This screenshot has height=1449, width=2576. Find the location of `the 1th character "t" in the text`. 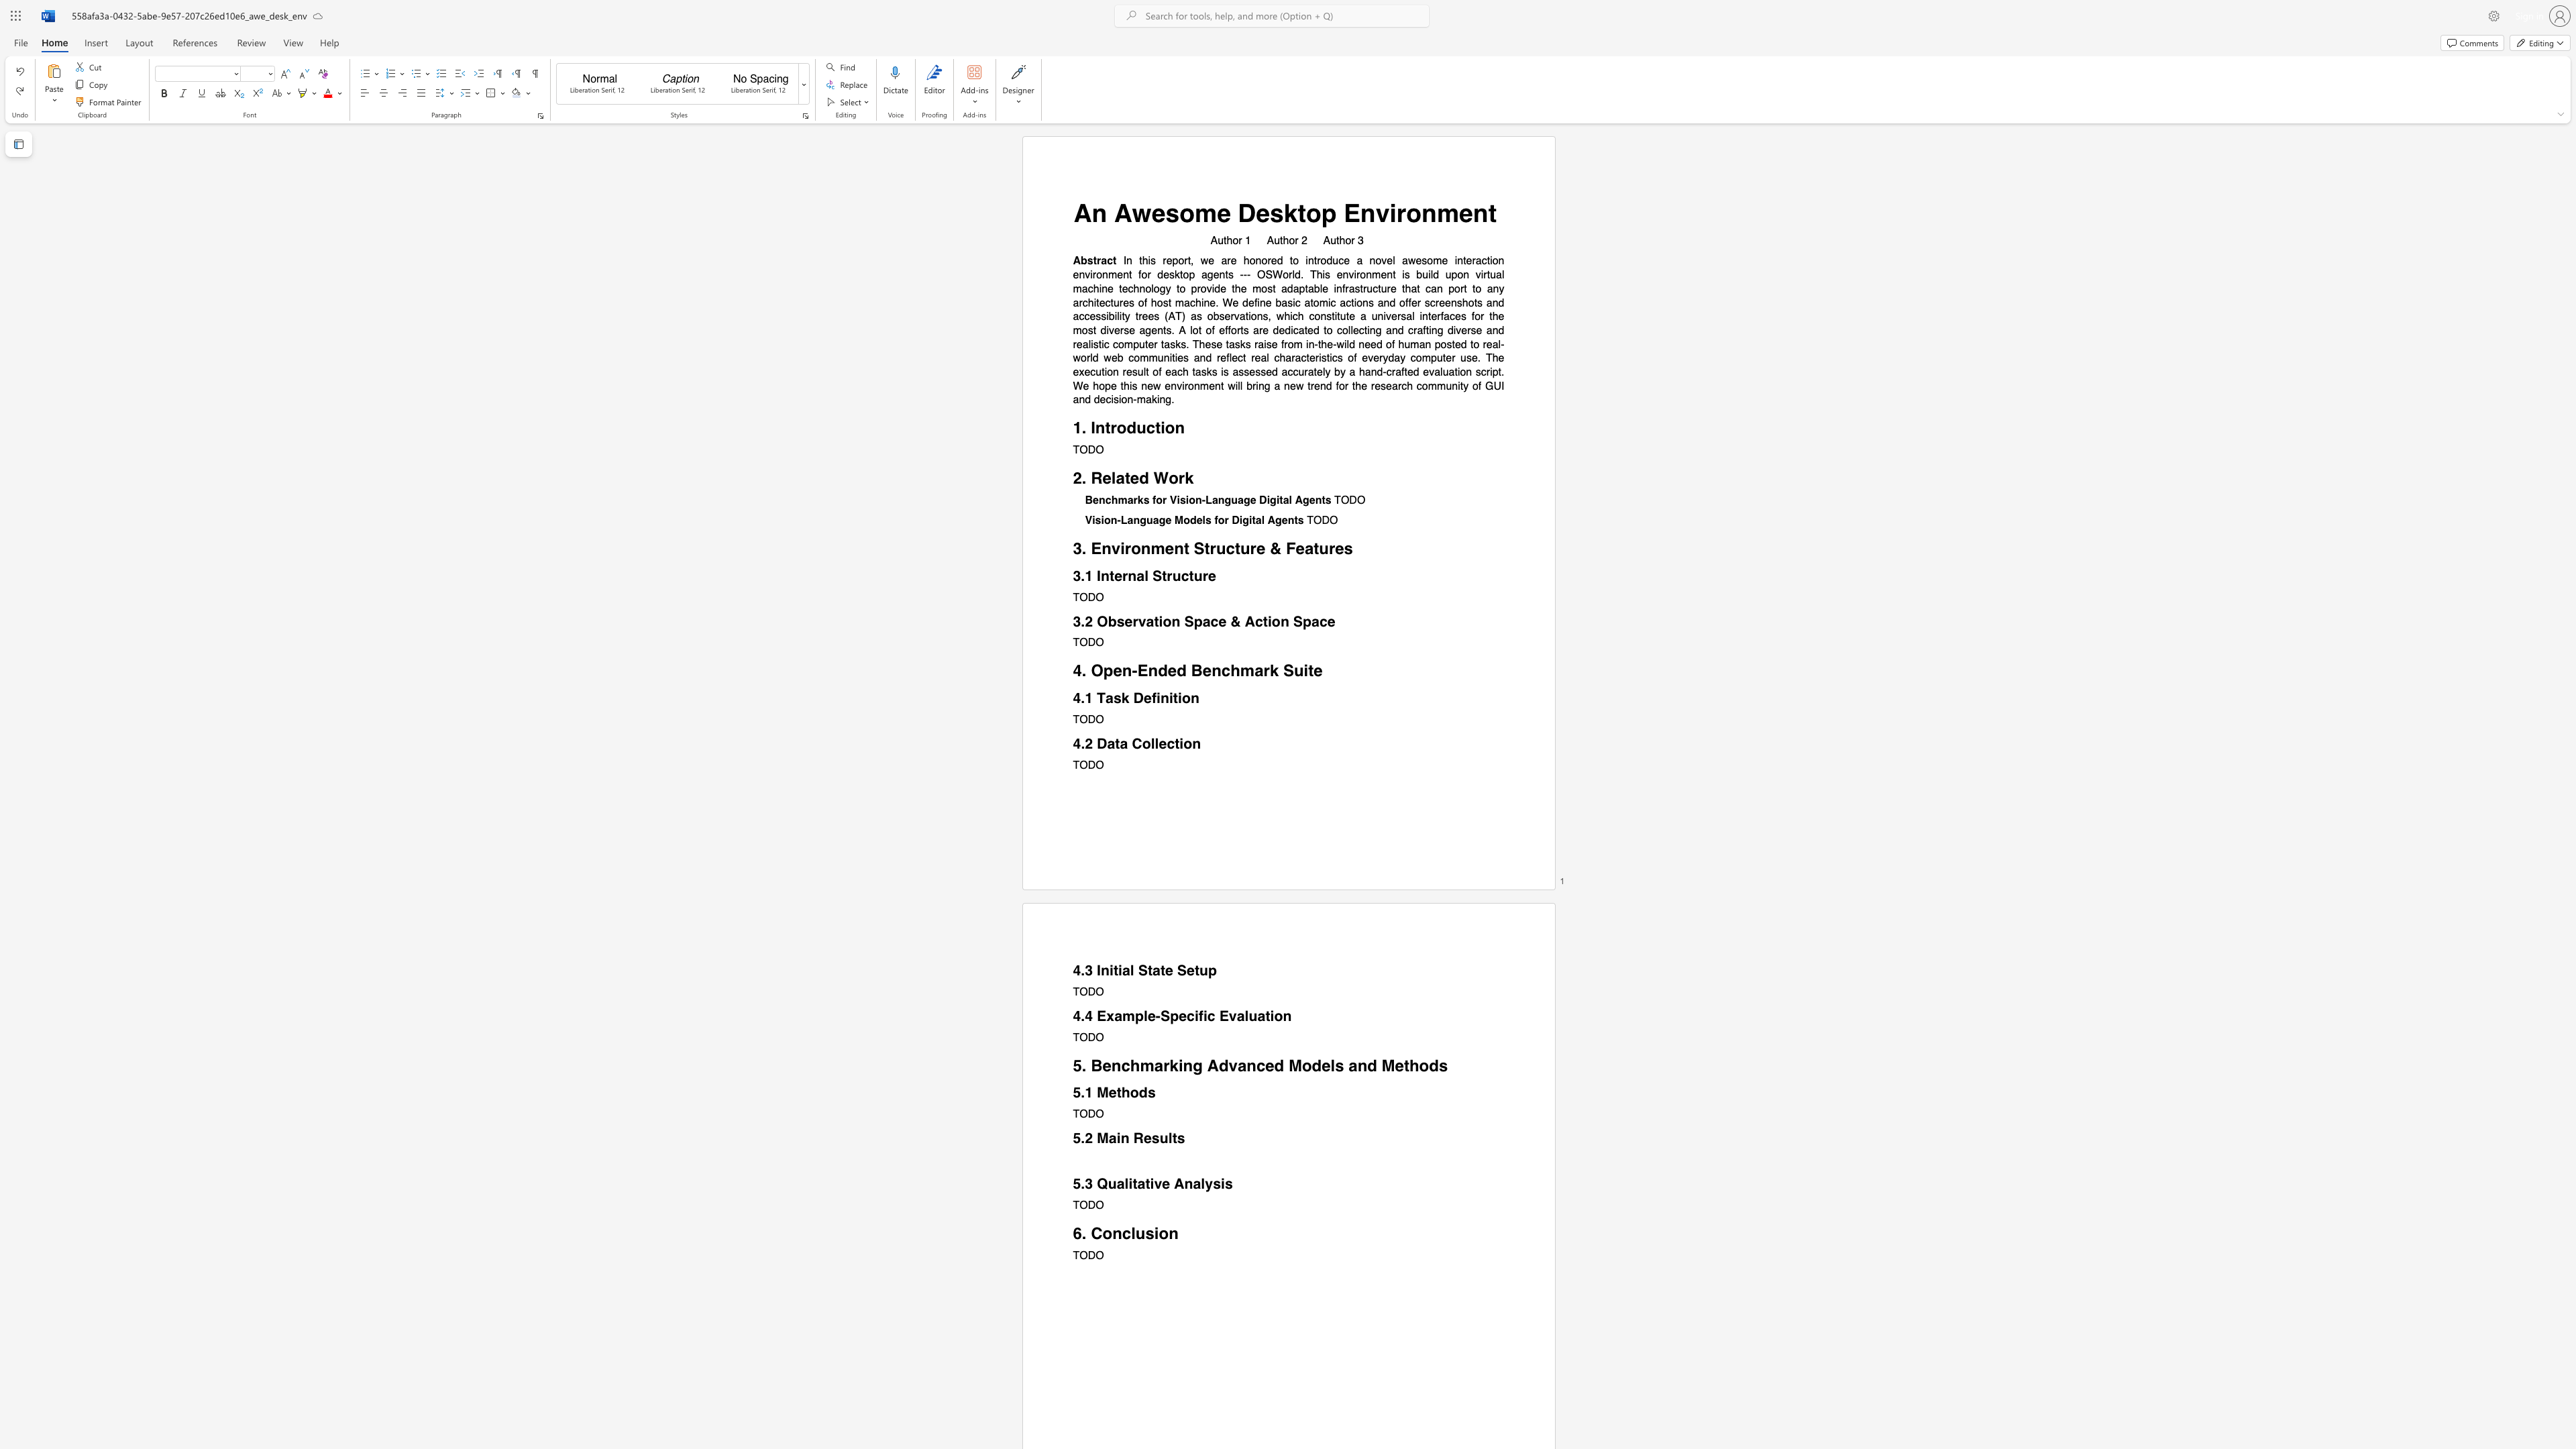

the 1th character "t" in the text is located at coordinates (1127, 478).